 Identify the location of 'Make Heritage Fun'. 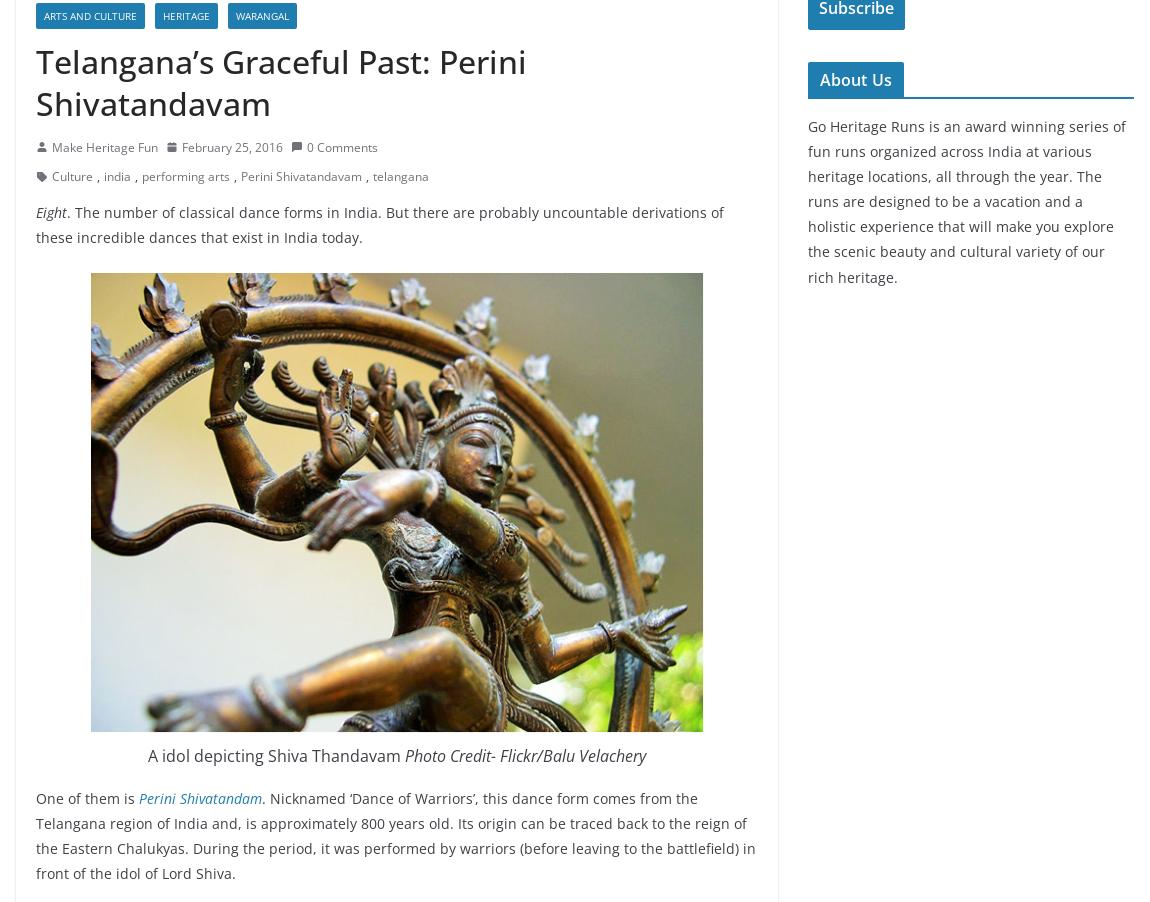
(103, 146).